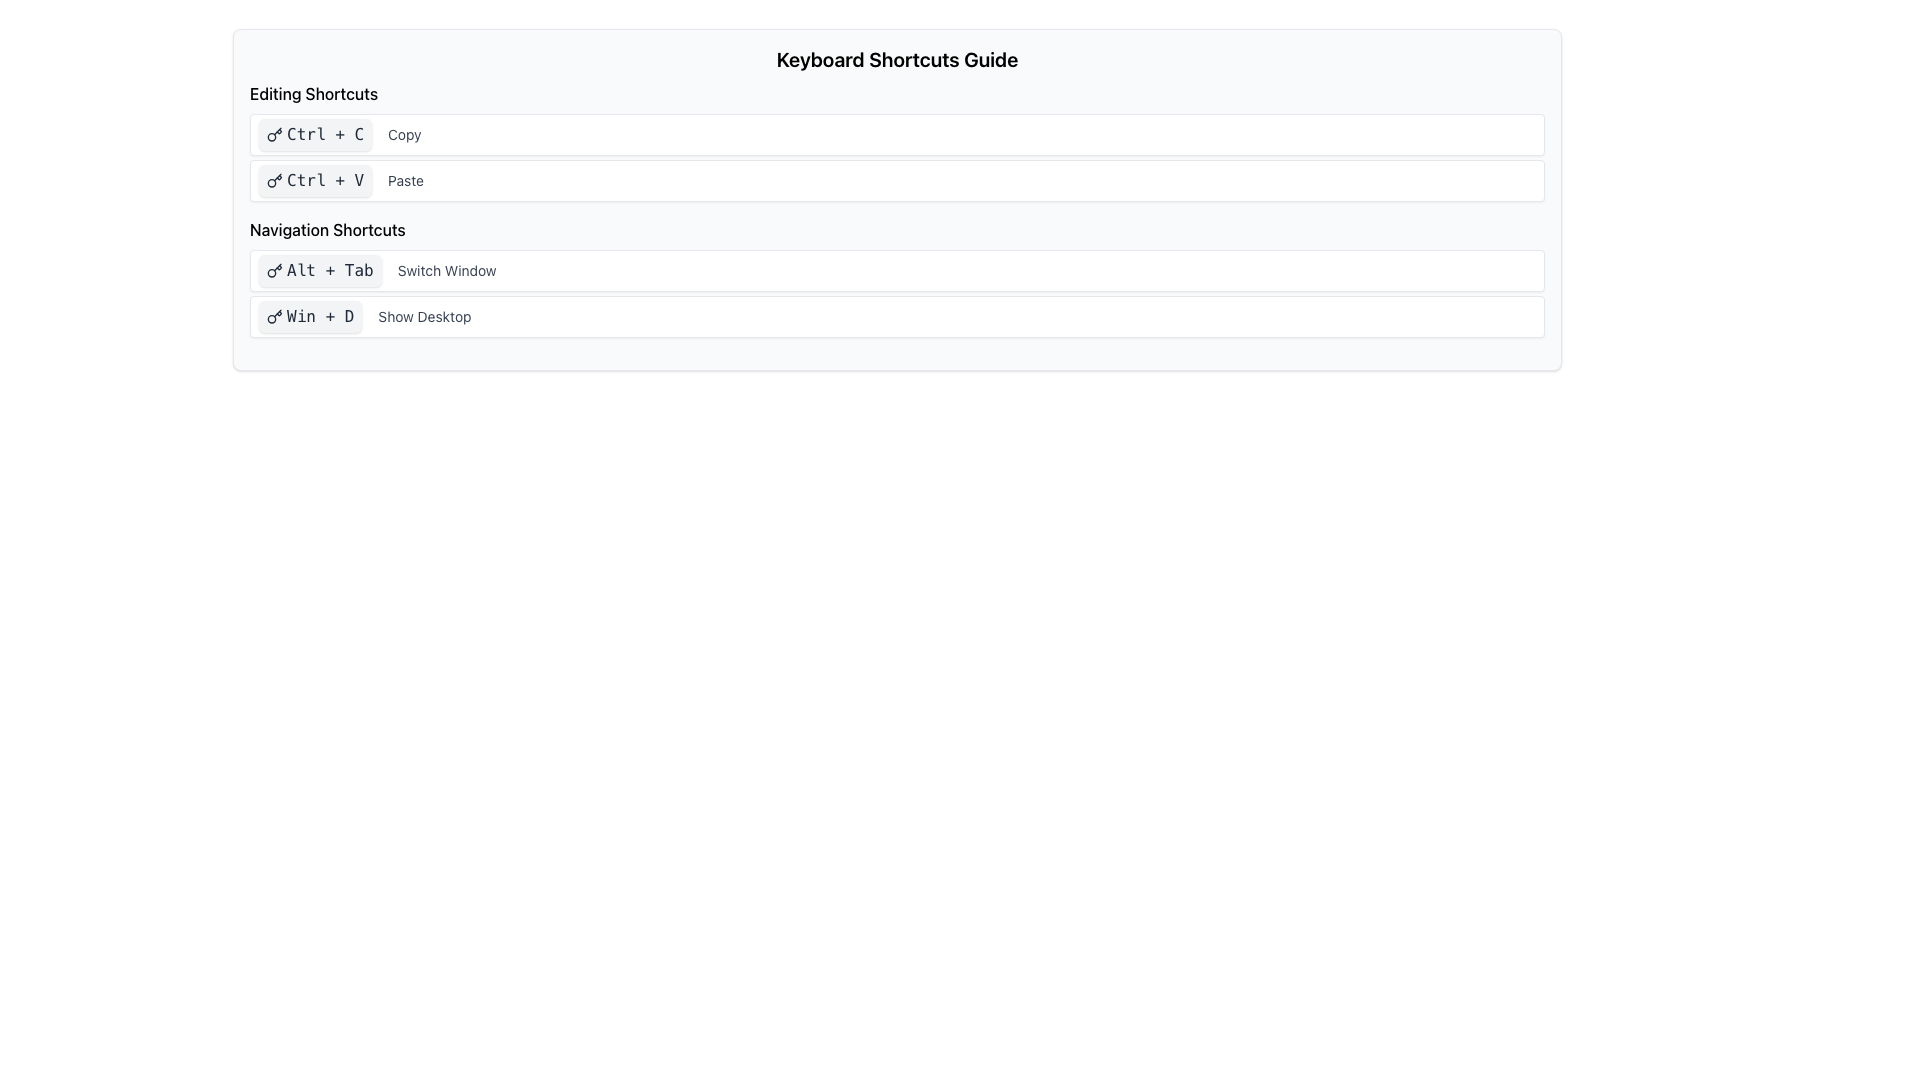 The image size is (1920, 1080). Describe the element at coordinates (273, 270) in the screenshot. I see `the key icon that signifies the 'Alt + Tab' keyboard shortcut, located in the 'Navigation Shortcuts' section of the interface` at that location.